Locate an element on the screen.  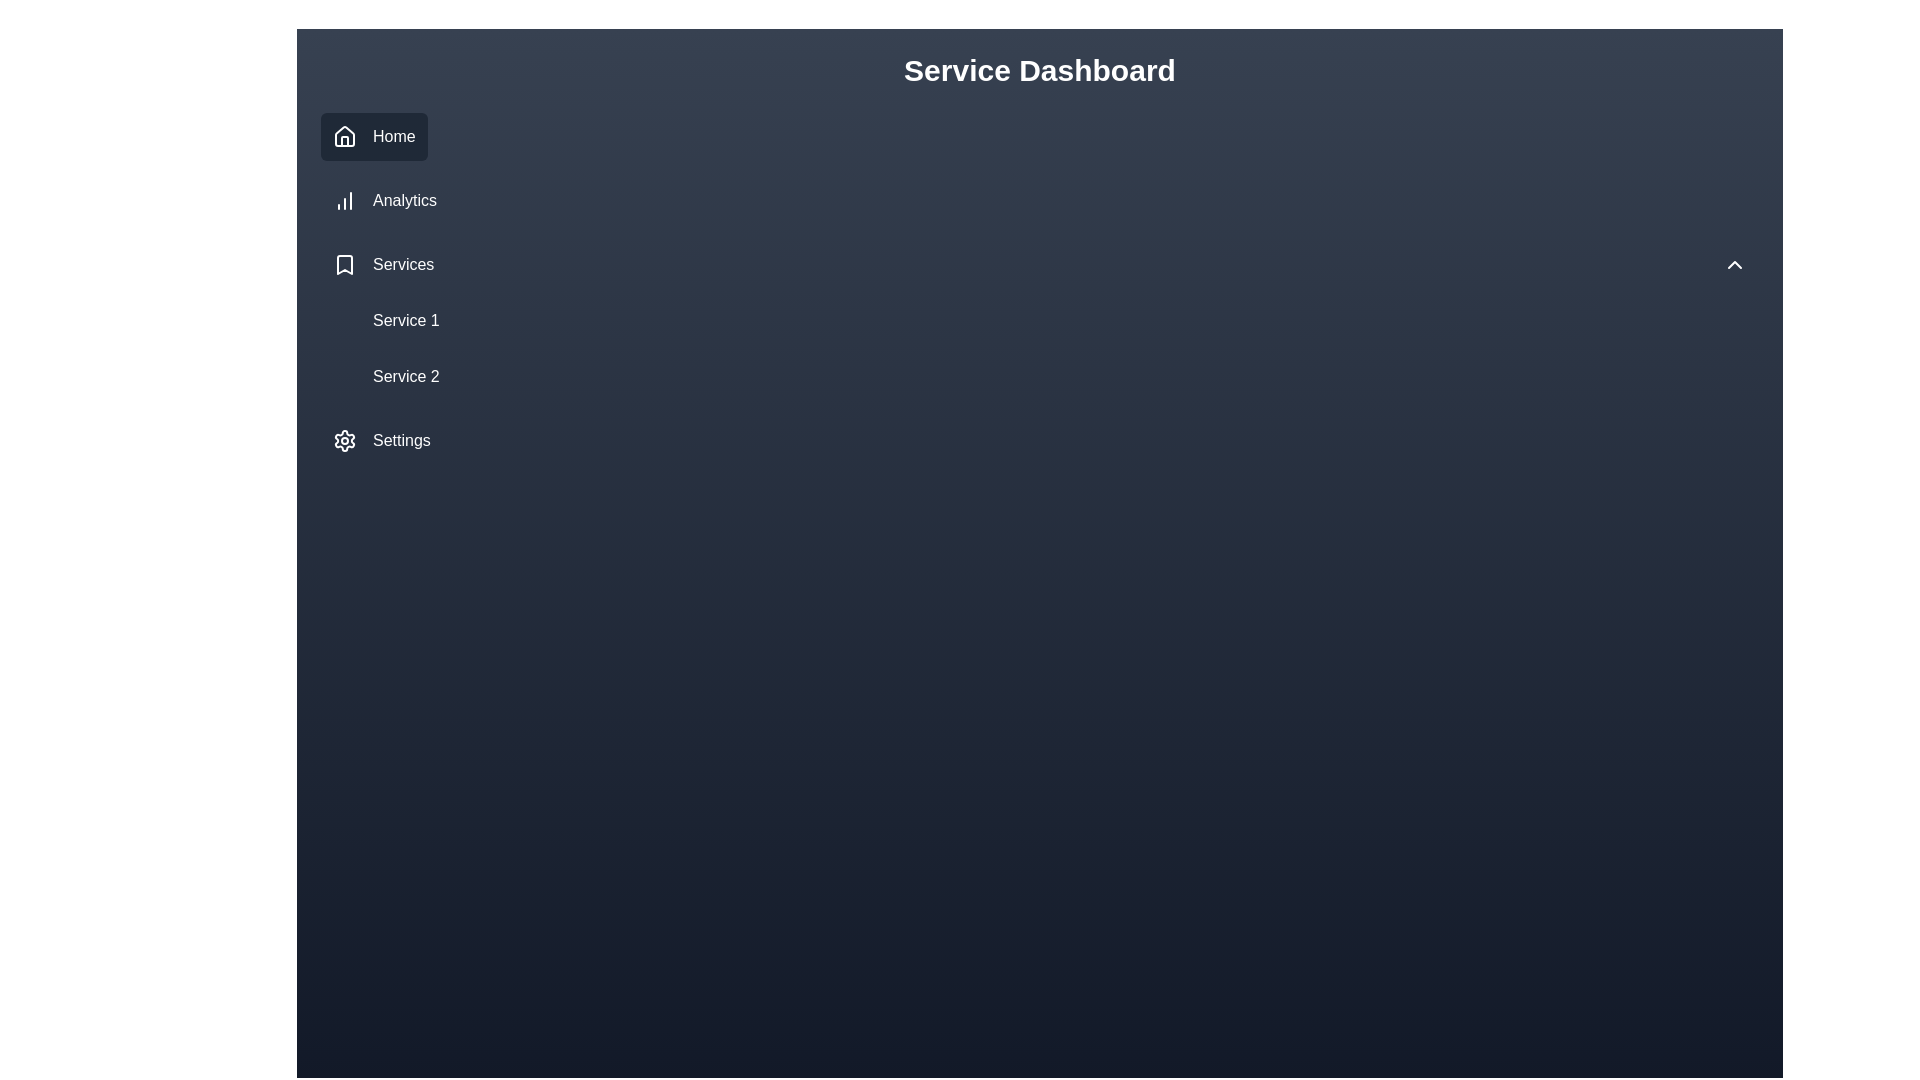
the gear-shaped icon located on the left-side navigation bar next to the 'Settings' text is located at coordinates (345, 439).